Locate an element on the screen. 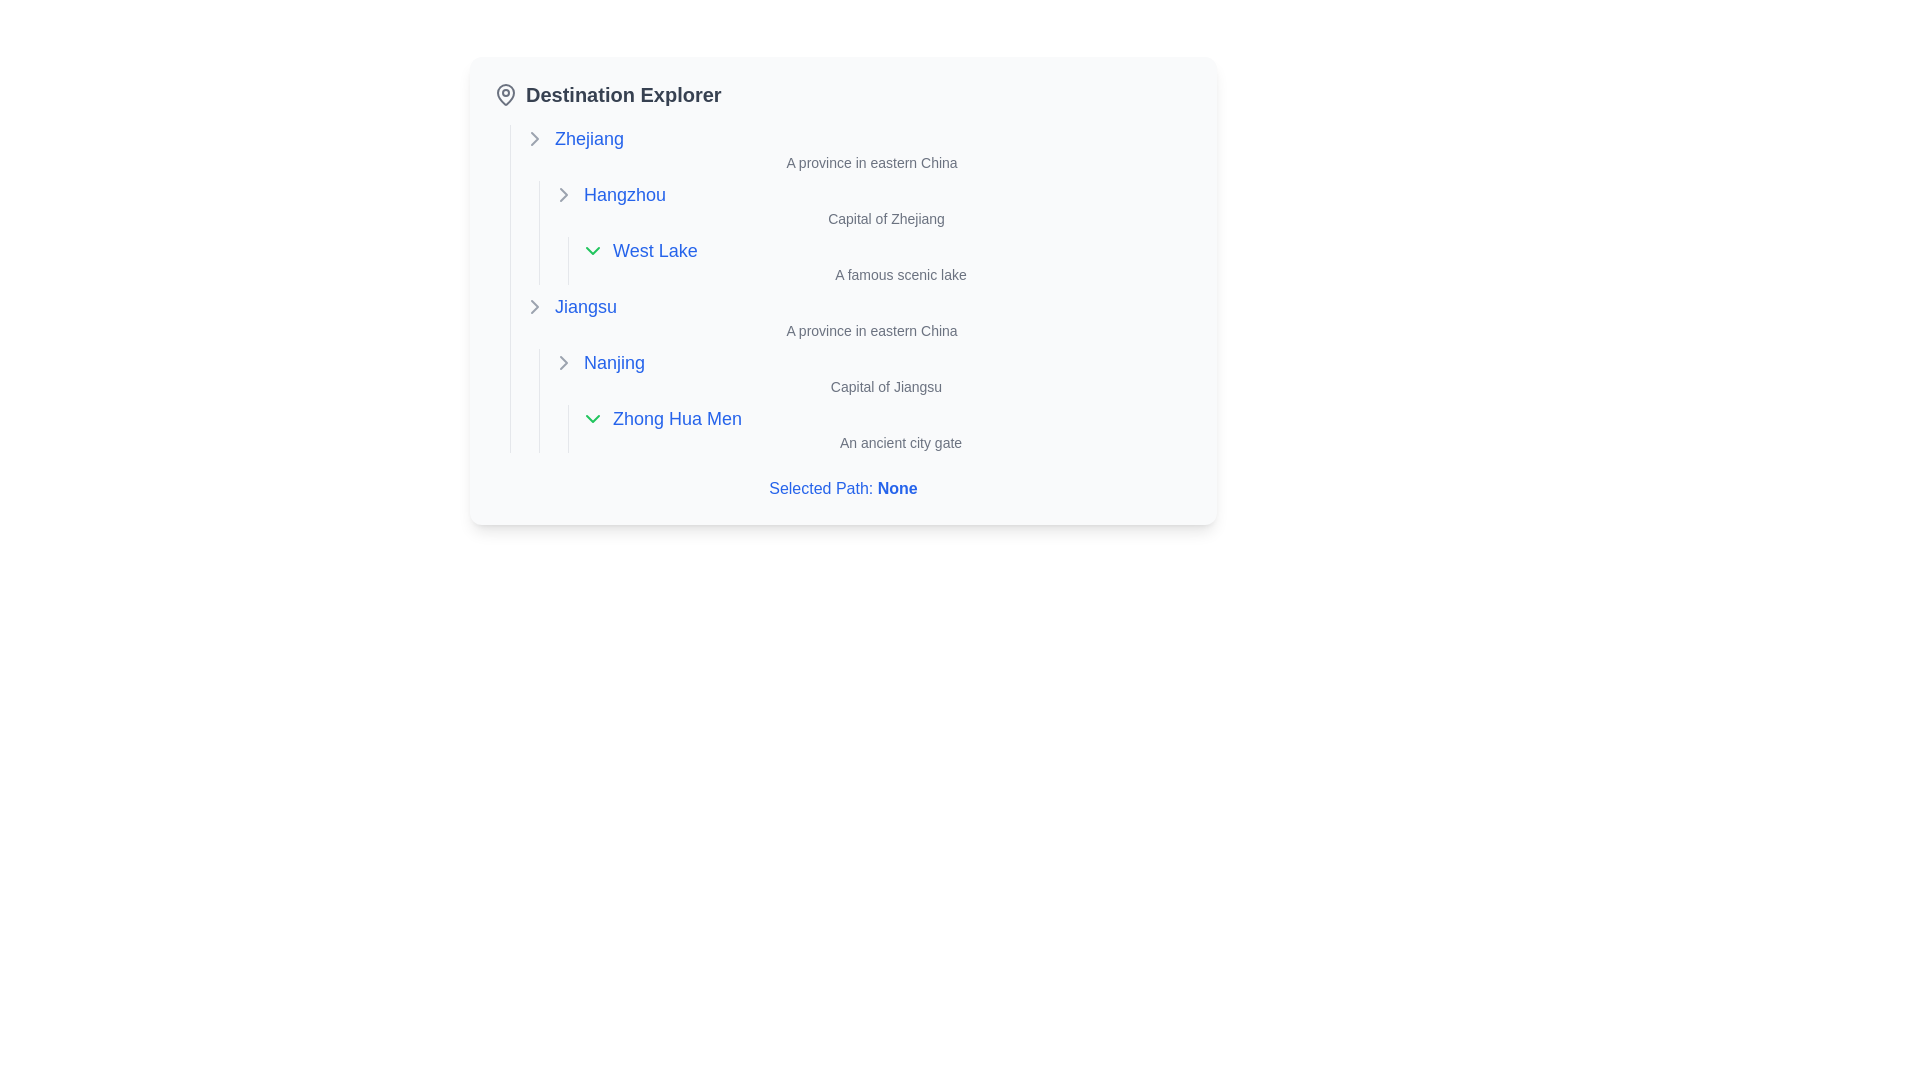 Image resolution: width=1920 pixels, height=1080 pixels. the Chevron or toggle indicator located to the far left of the 'Jiangsu' entry is located at coordinates (534, 307).